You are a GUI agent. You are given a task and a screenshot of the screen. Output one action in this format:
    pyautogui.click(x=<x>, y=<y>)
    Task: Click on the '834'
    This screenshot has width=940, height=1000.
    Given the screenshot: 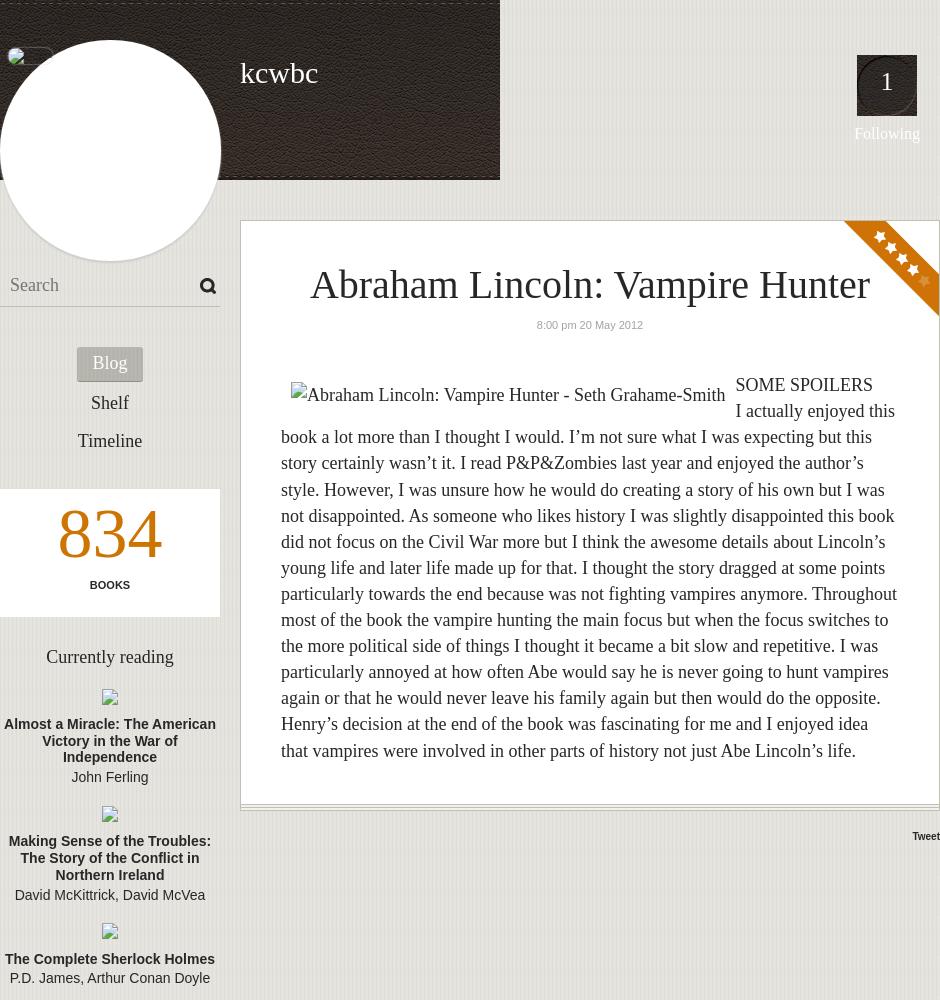 What is the action you would take?
    pyautogui.click(x=109, y=532)
    